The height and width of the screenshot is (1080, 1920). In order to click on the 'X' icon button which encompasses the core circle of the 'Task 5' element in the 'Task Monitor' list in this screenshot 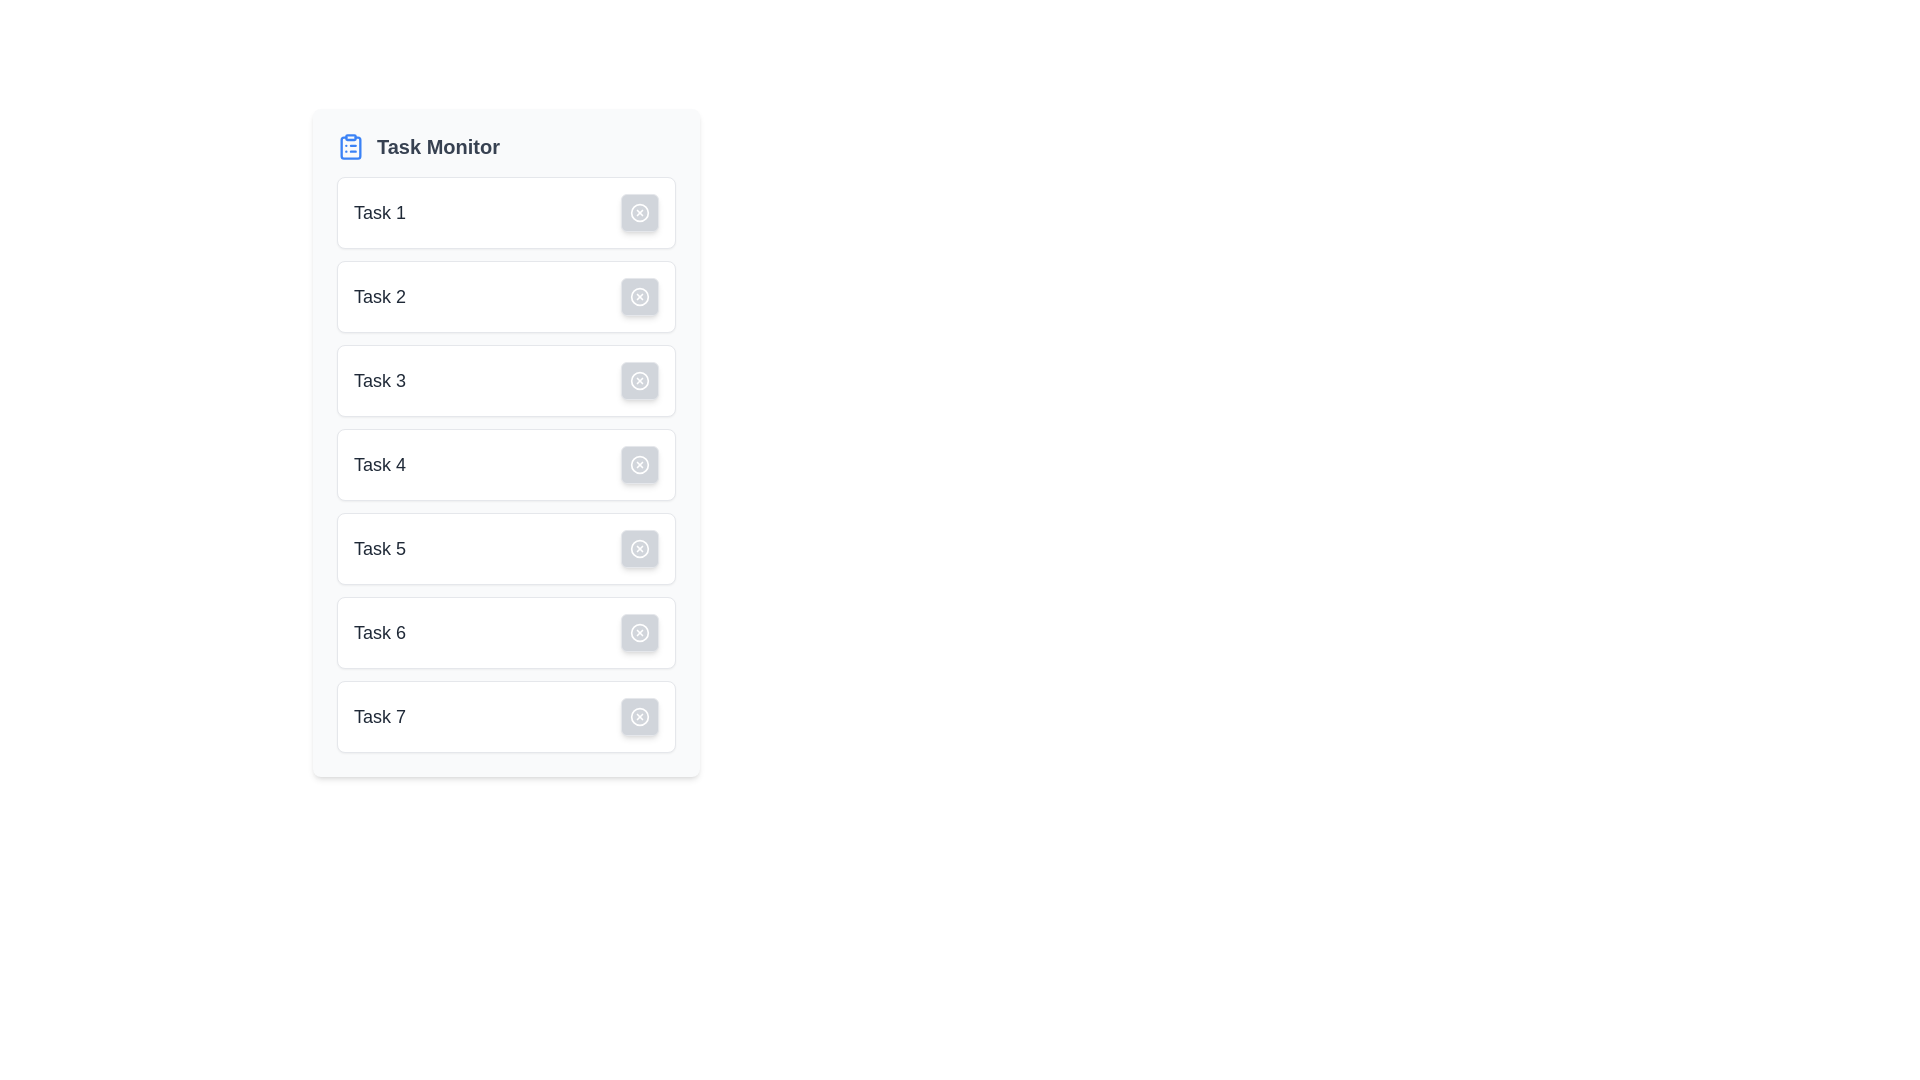, I will do `click(638, 548)`.